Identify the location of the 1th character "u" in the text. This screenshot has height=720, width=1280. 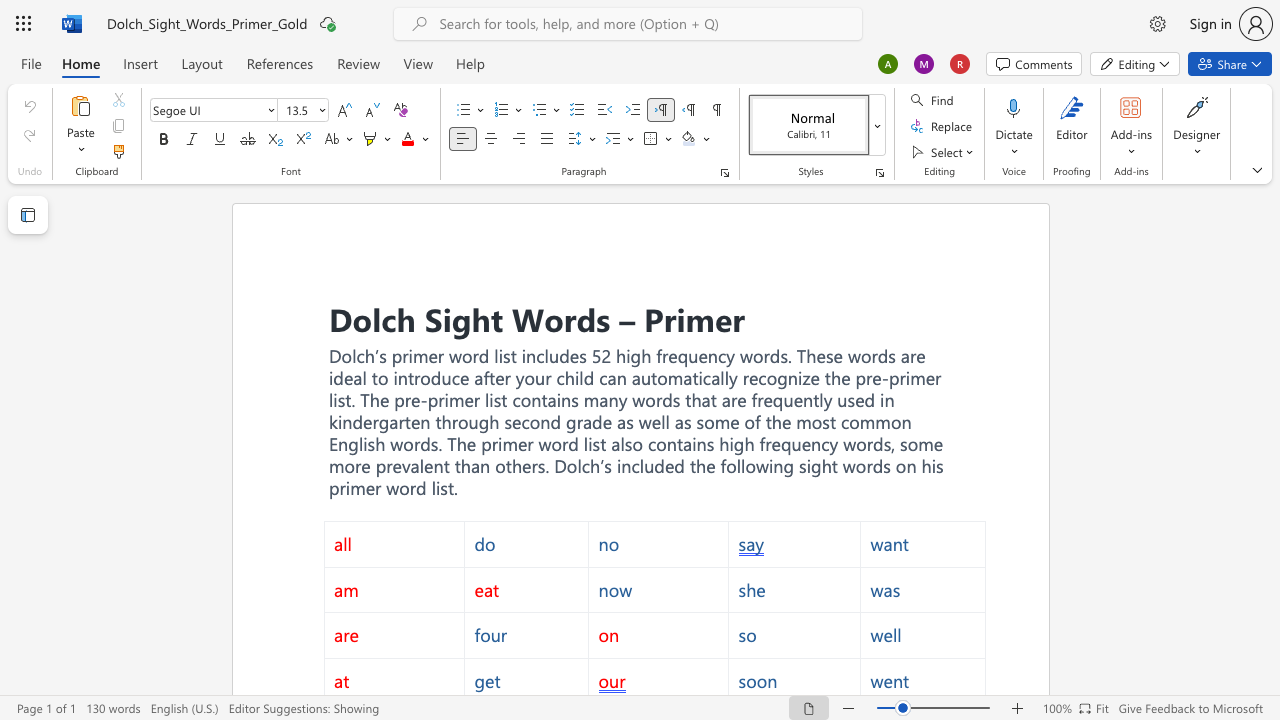
(787, 400).